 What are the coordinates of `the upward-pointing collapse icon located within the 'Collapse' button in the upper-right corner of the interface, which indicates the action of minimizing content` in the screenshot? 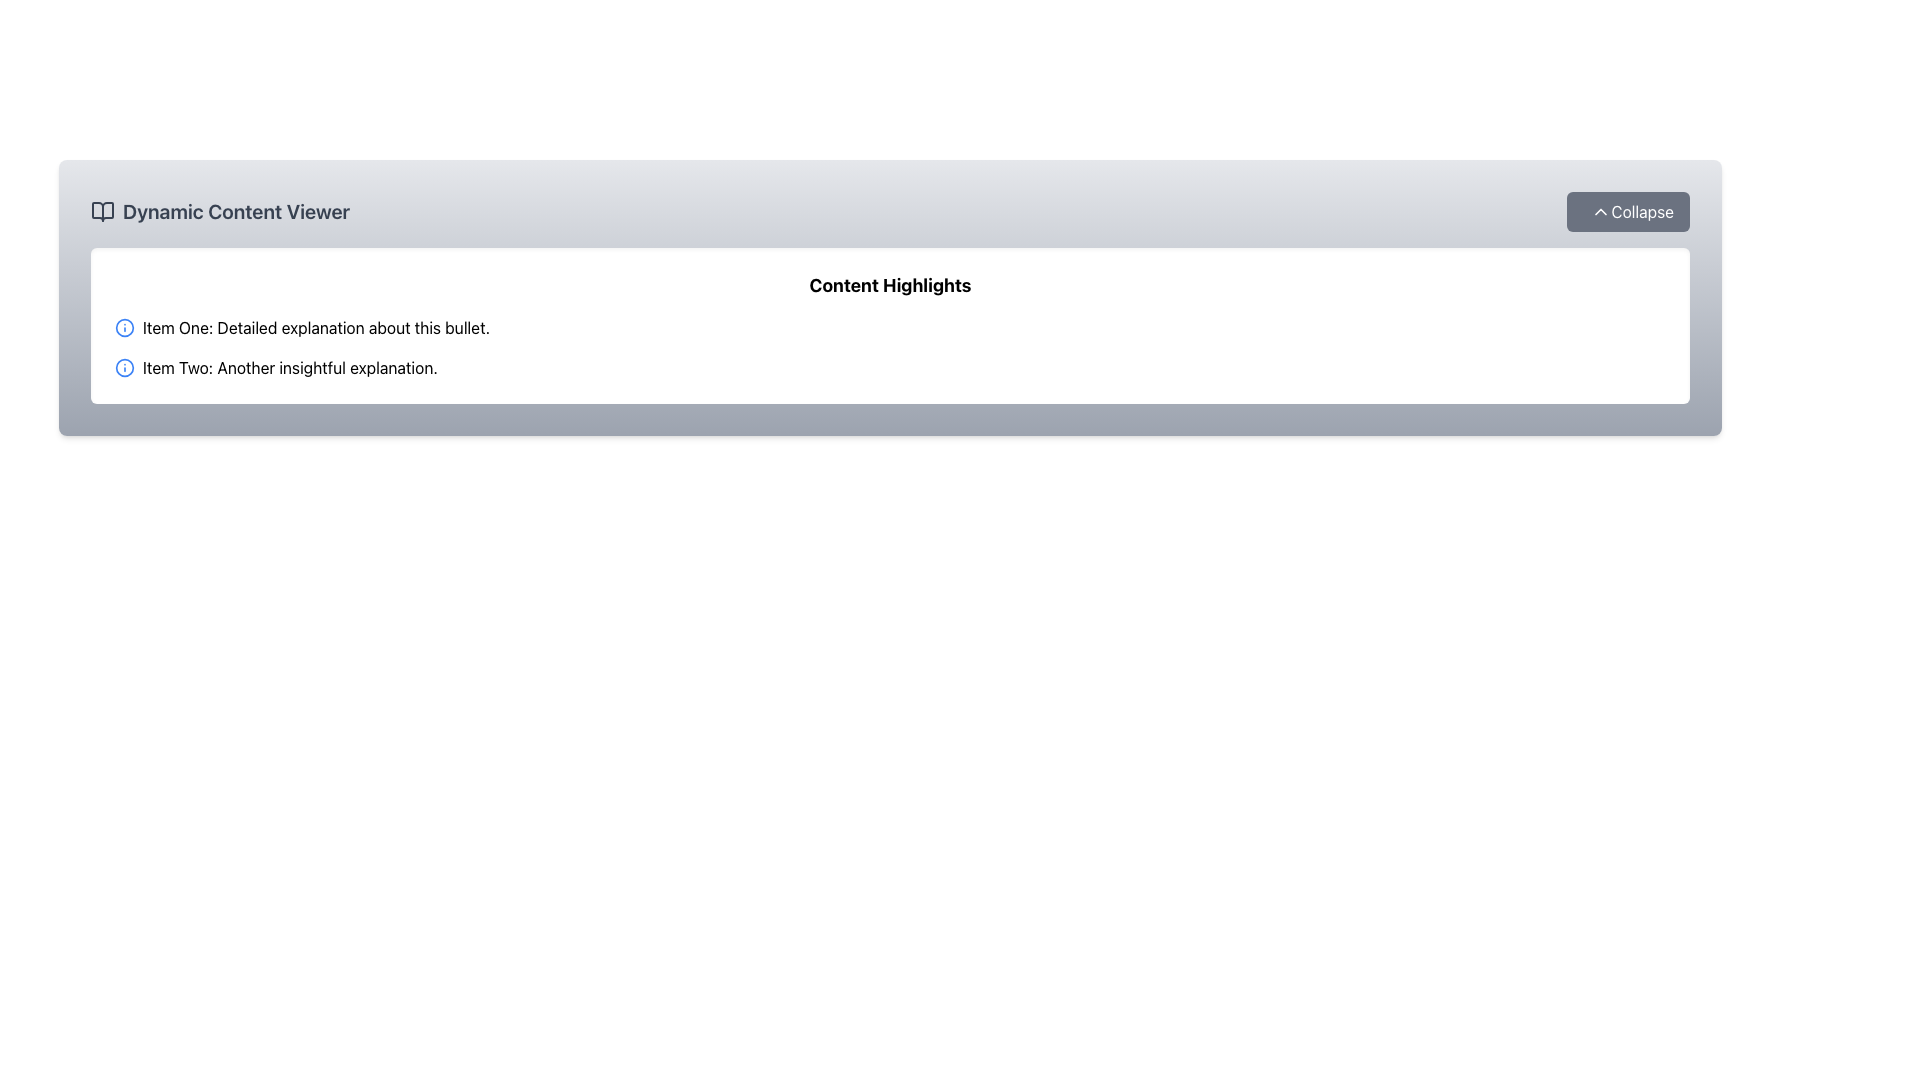 It's located at (1601, 212).